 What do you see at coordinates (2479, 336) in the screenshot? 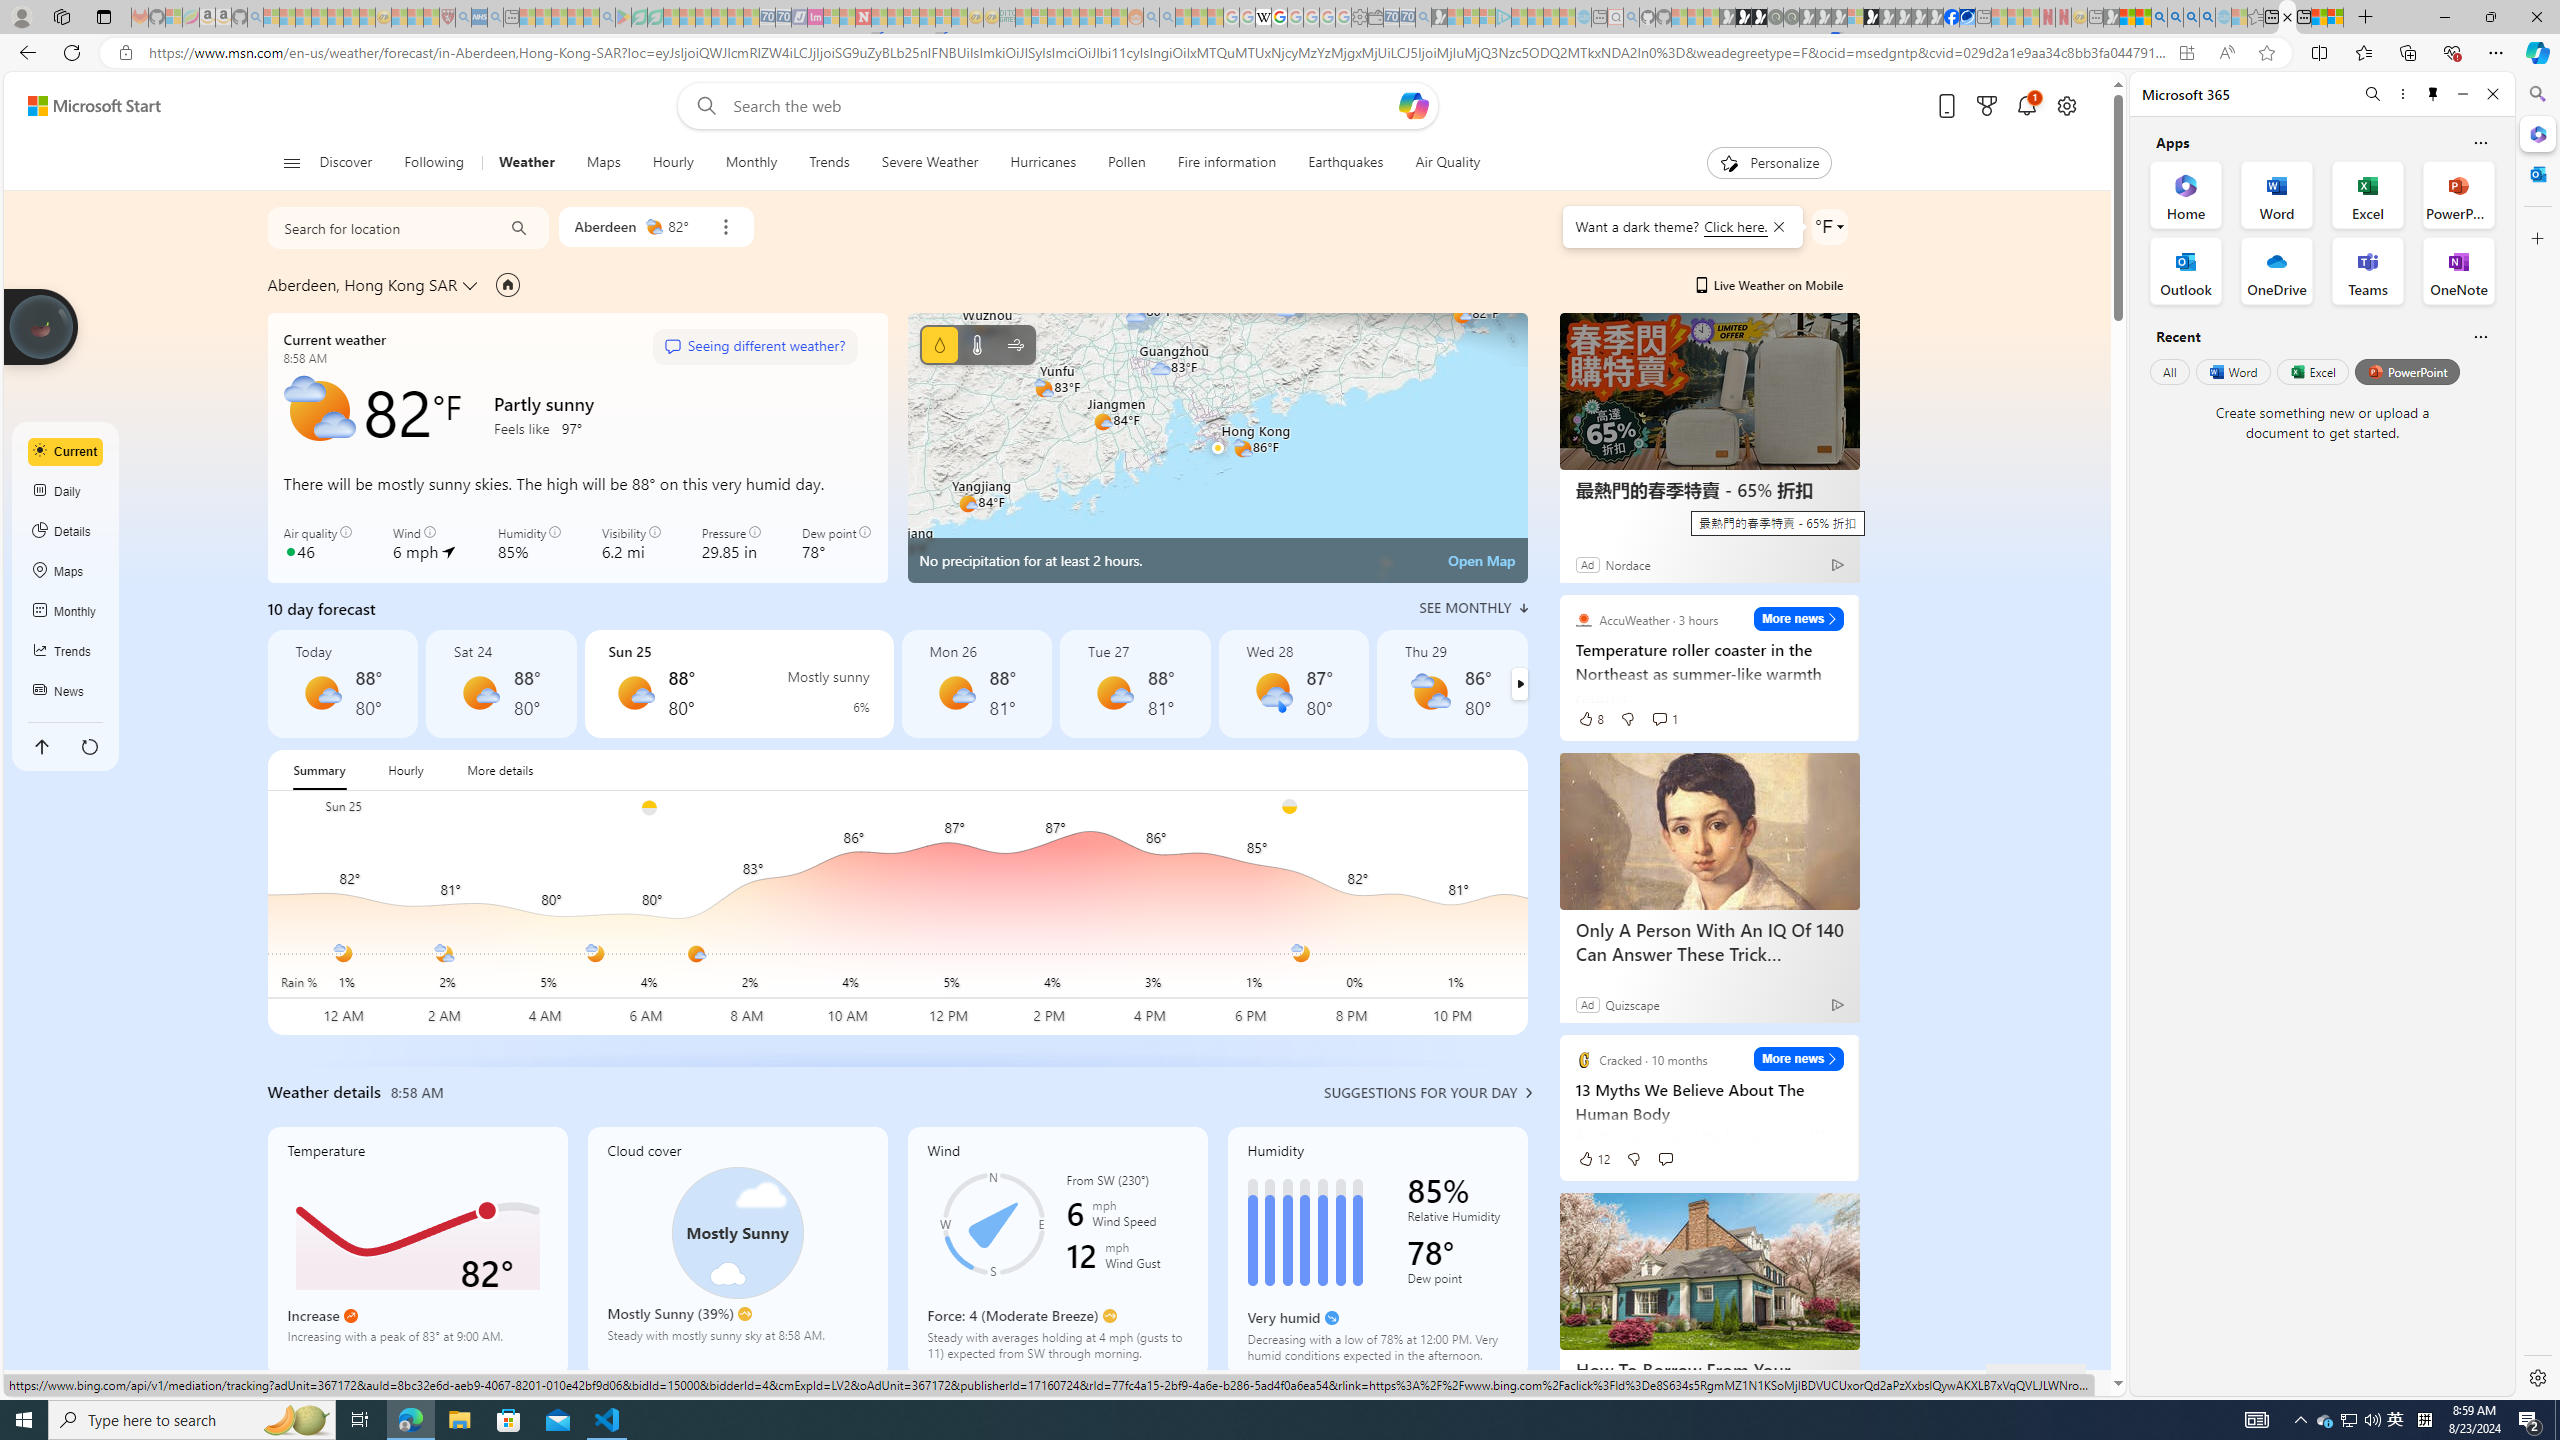
I see `'Is this helpful?'` at bounding box center [2479, 336].